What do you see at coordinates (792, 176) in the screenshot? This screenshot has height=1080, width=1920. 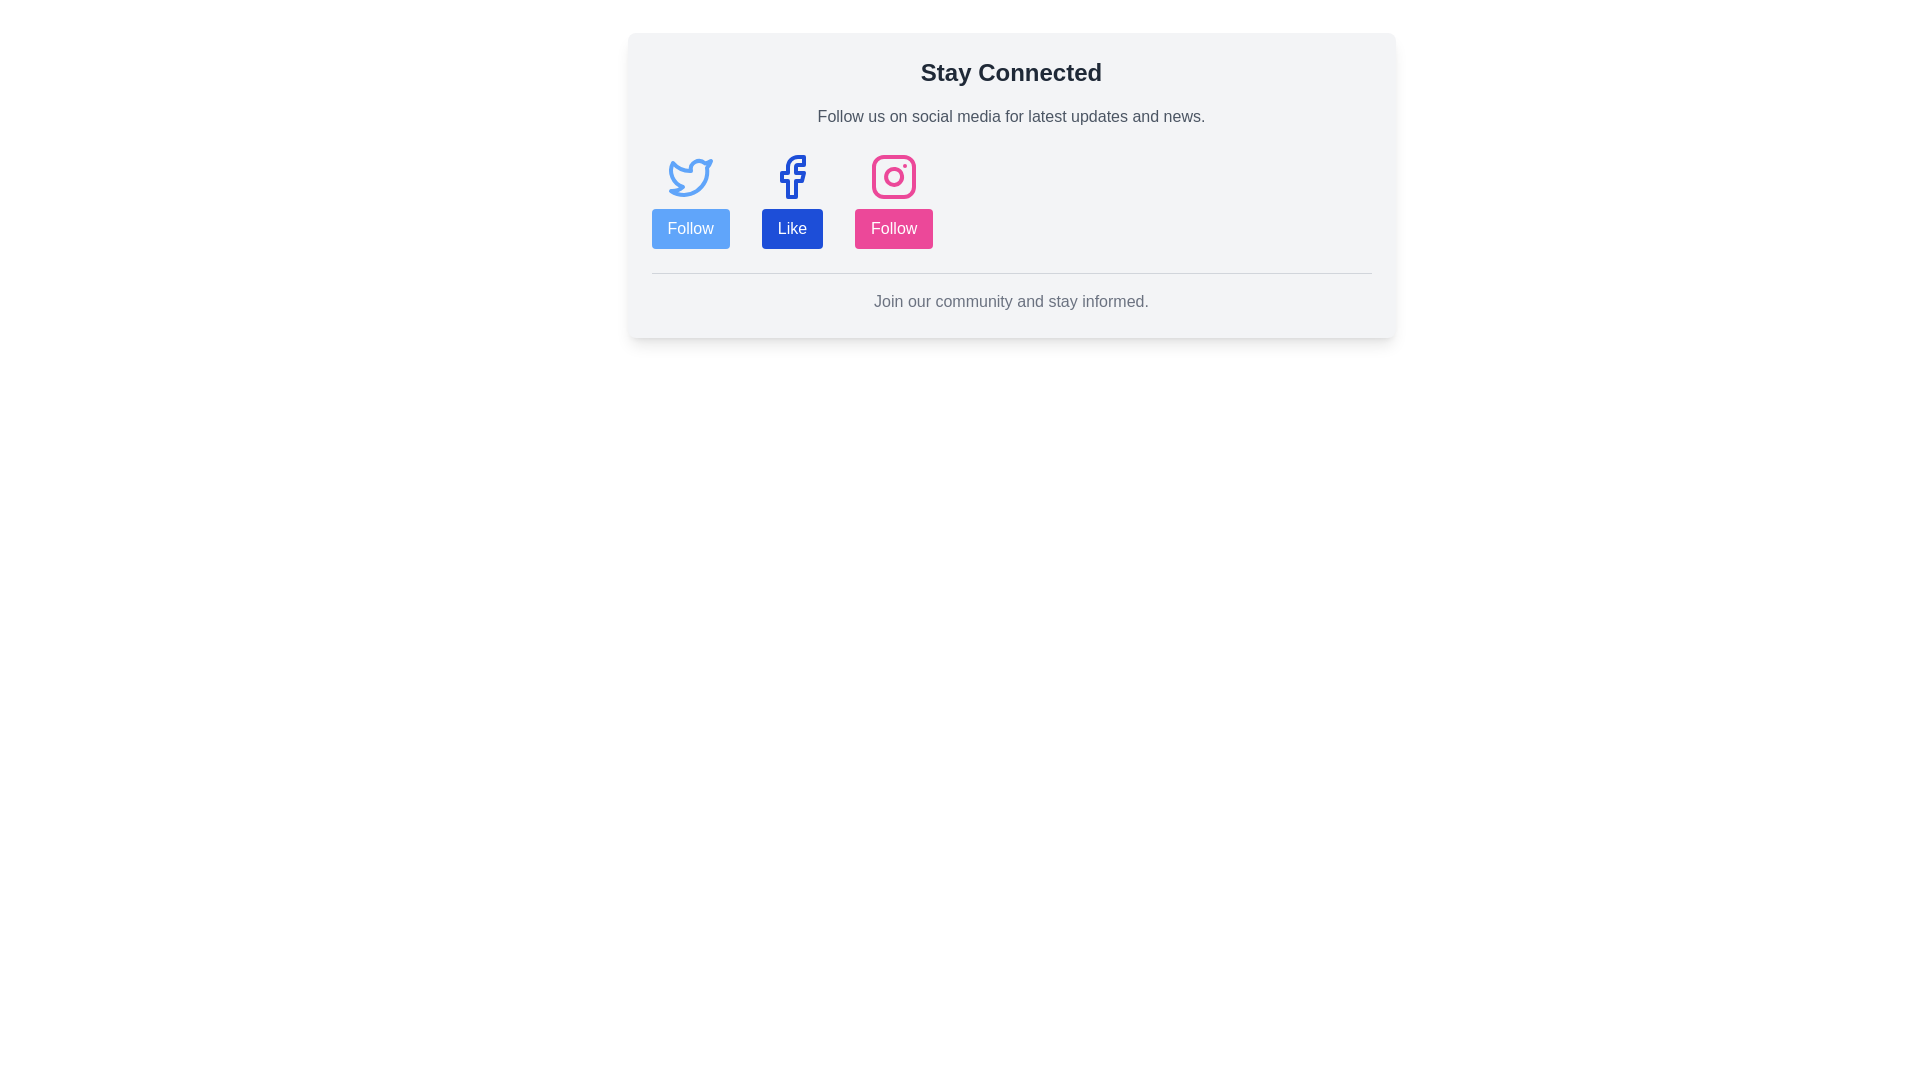 I see `the Facebook 'f' styled logo icon, which is centrally positioned in the row of social media icons` at bounding box center [792, 176].